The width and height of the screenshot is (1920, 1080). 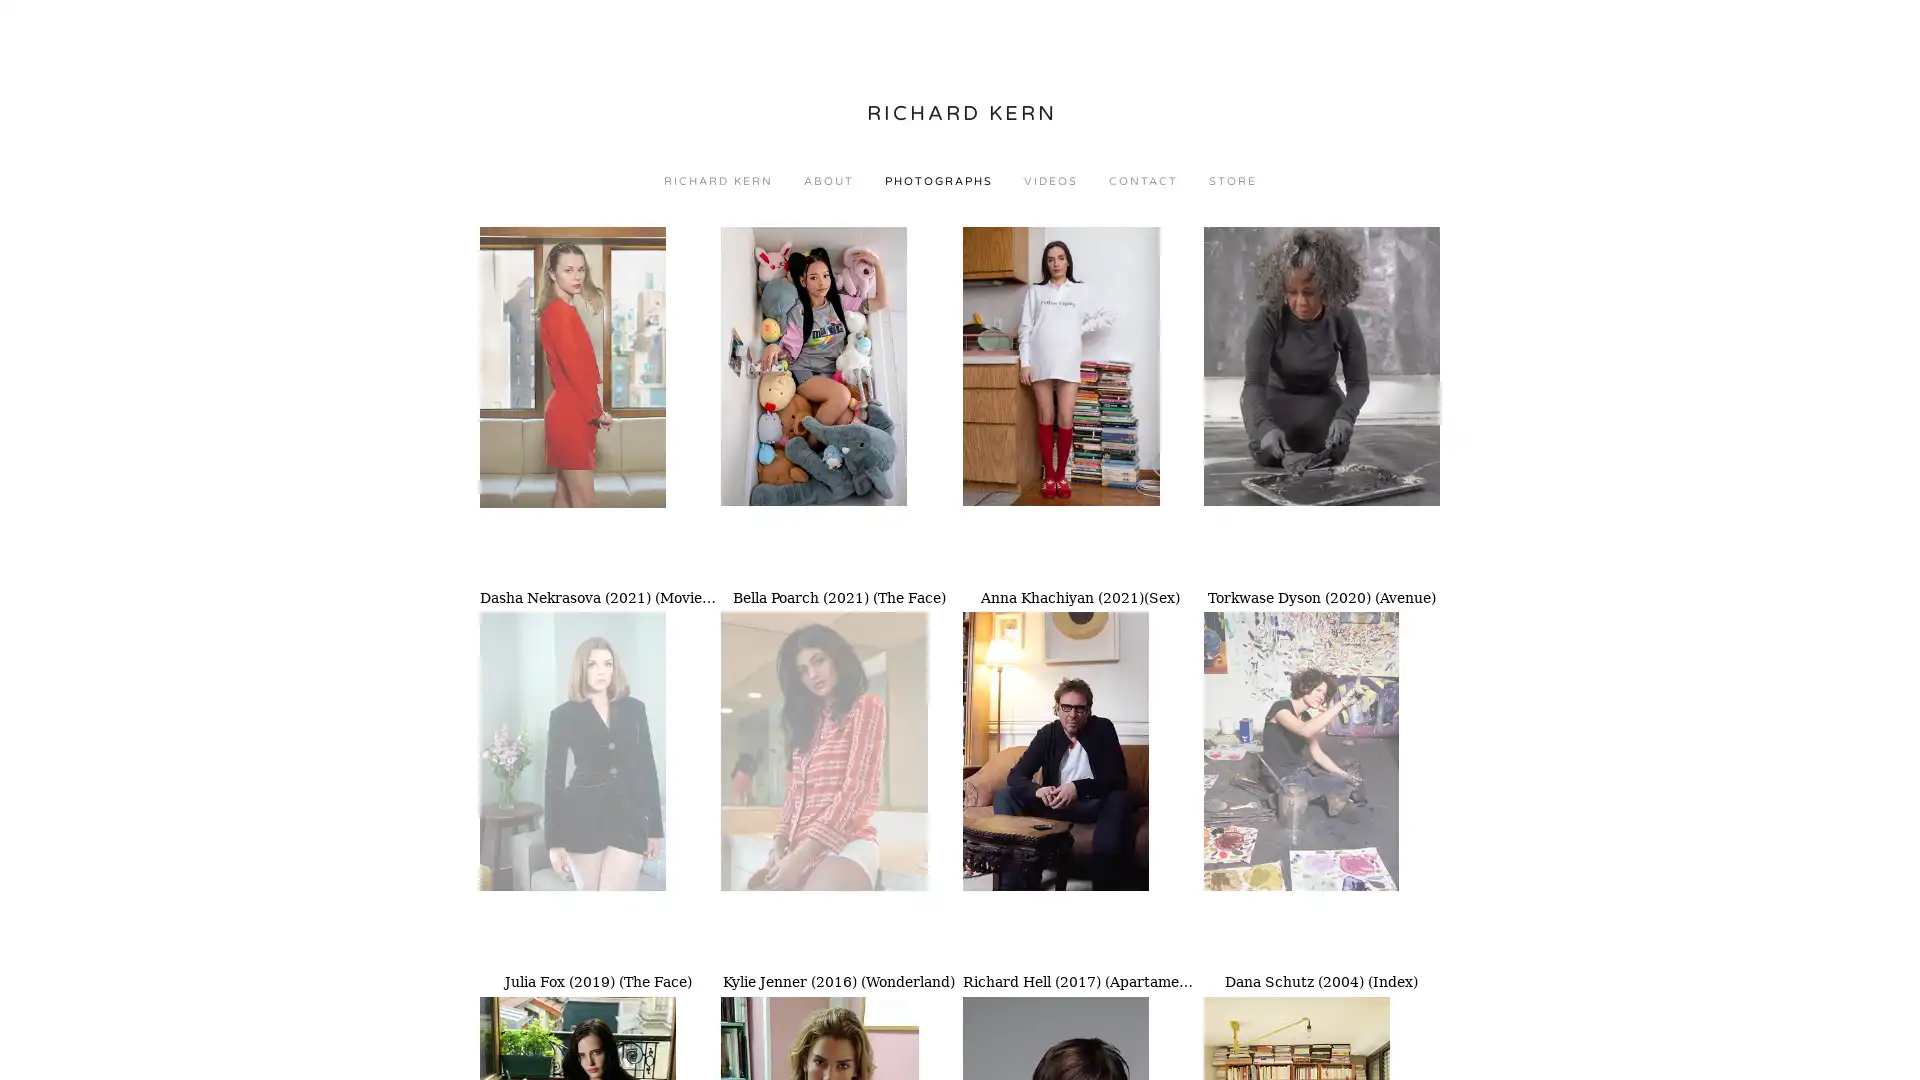 What do you see at coordinates (839, 787) in the screenshot?
I see `View fullsize Kylie Jenner (2016) (Wonderland)` at bounding box center [839, 787].